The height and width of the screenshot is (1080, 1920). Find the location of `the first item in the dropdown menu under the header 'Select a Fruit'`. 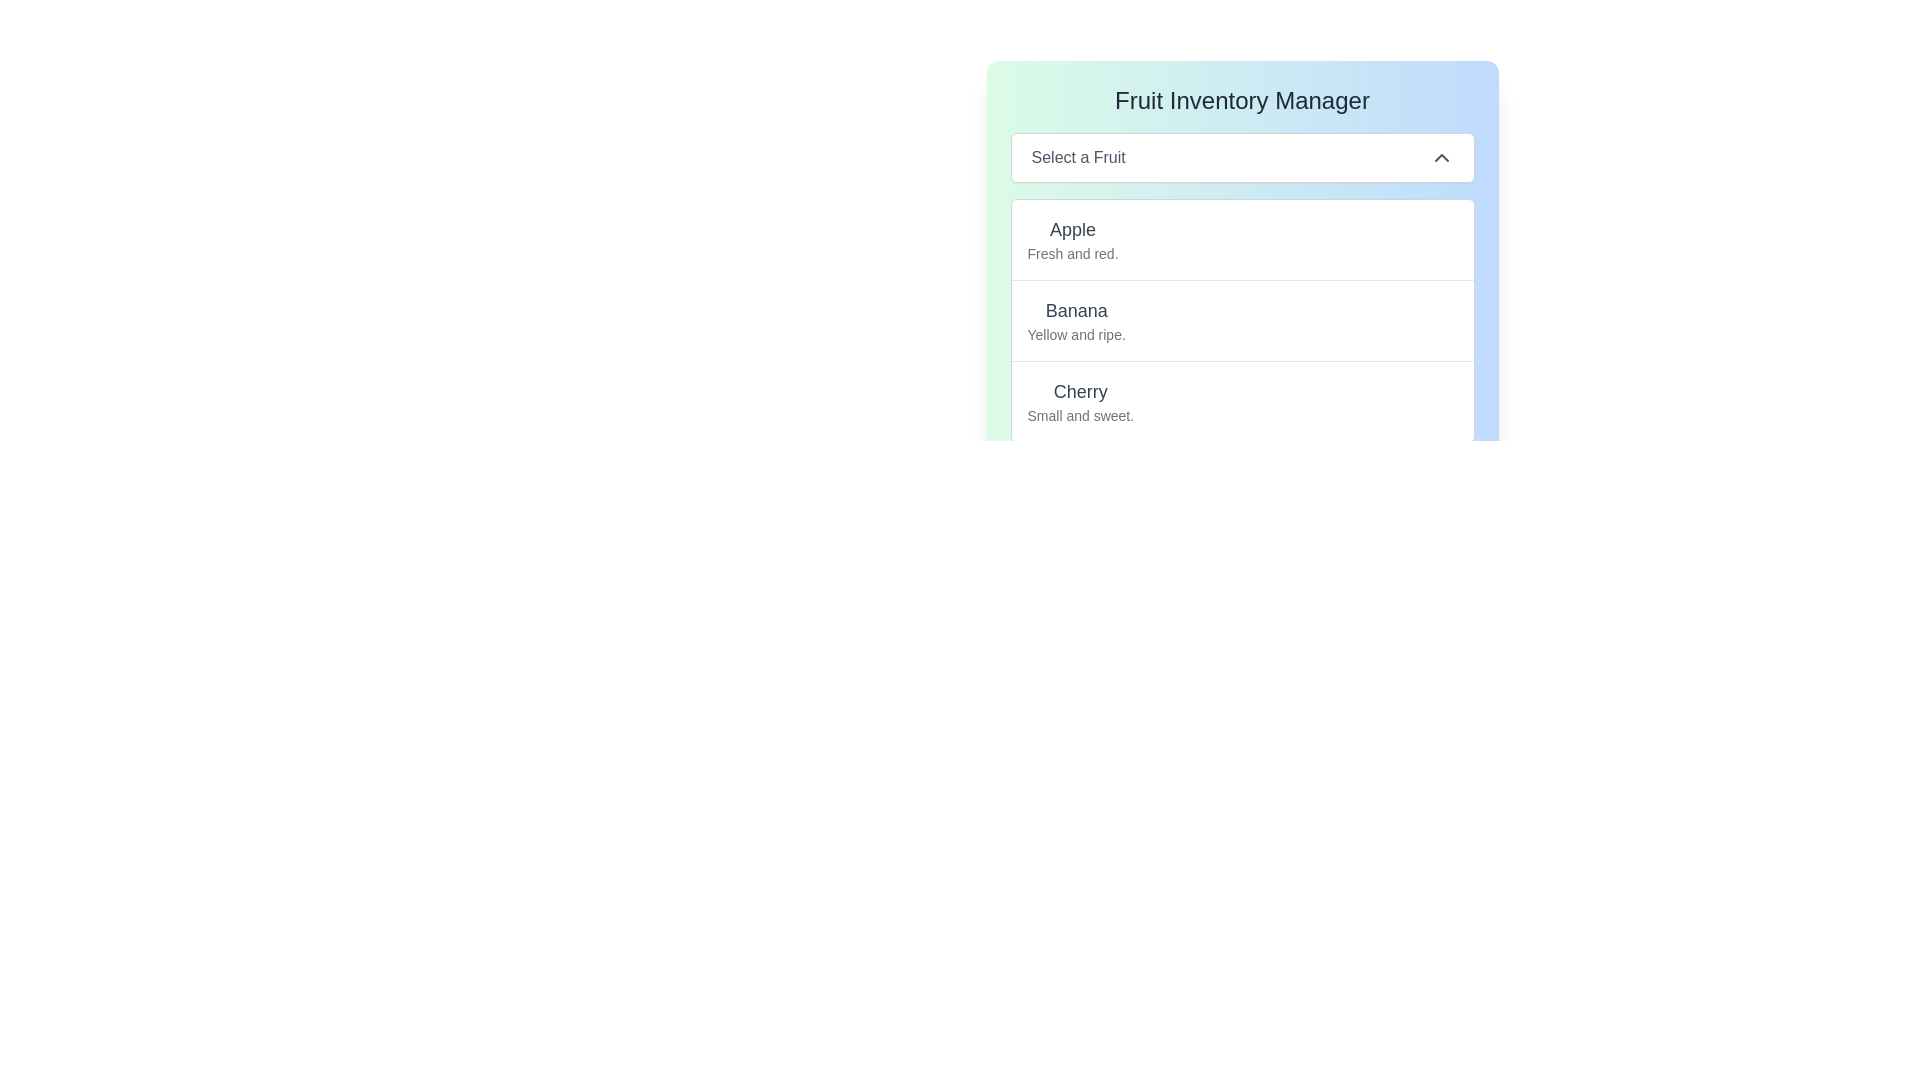

the first item in the dropdown menu under the header 'Select a Fruit' is located at coordinates (1072, 238).